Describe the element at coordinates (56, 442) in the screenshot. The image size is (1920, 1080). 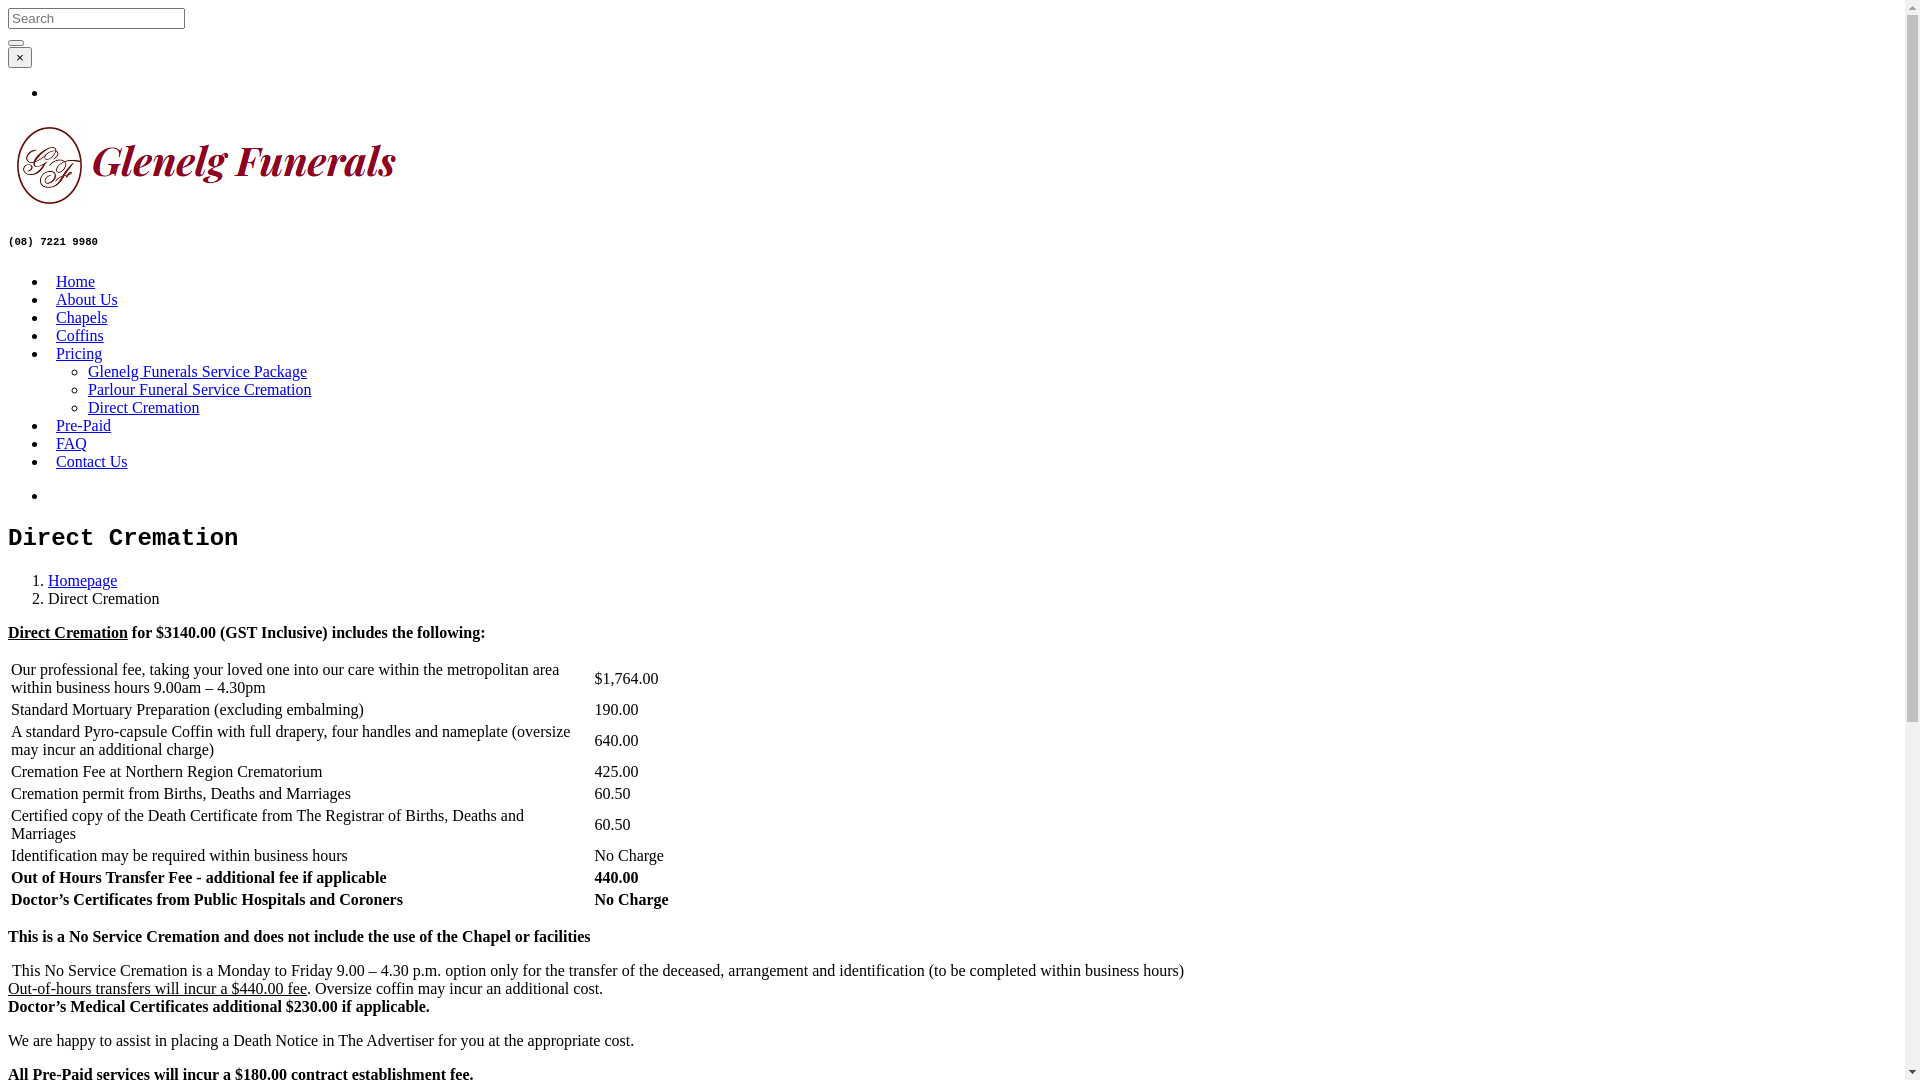
I see `'FAQ'` at that location.